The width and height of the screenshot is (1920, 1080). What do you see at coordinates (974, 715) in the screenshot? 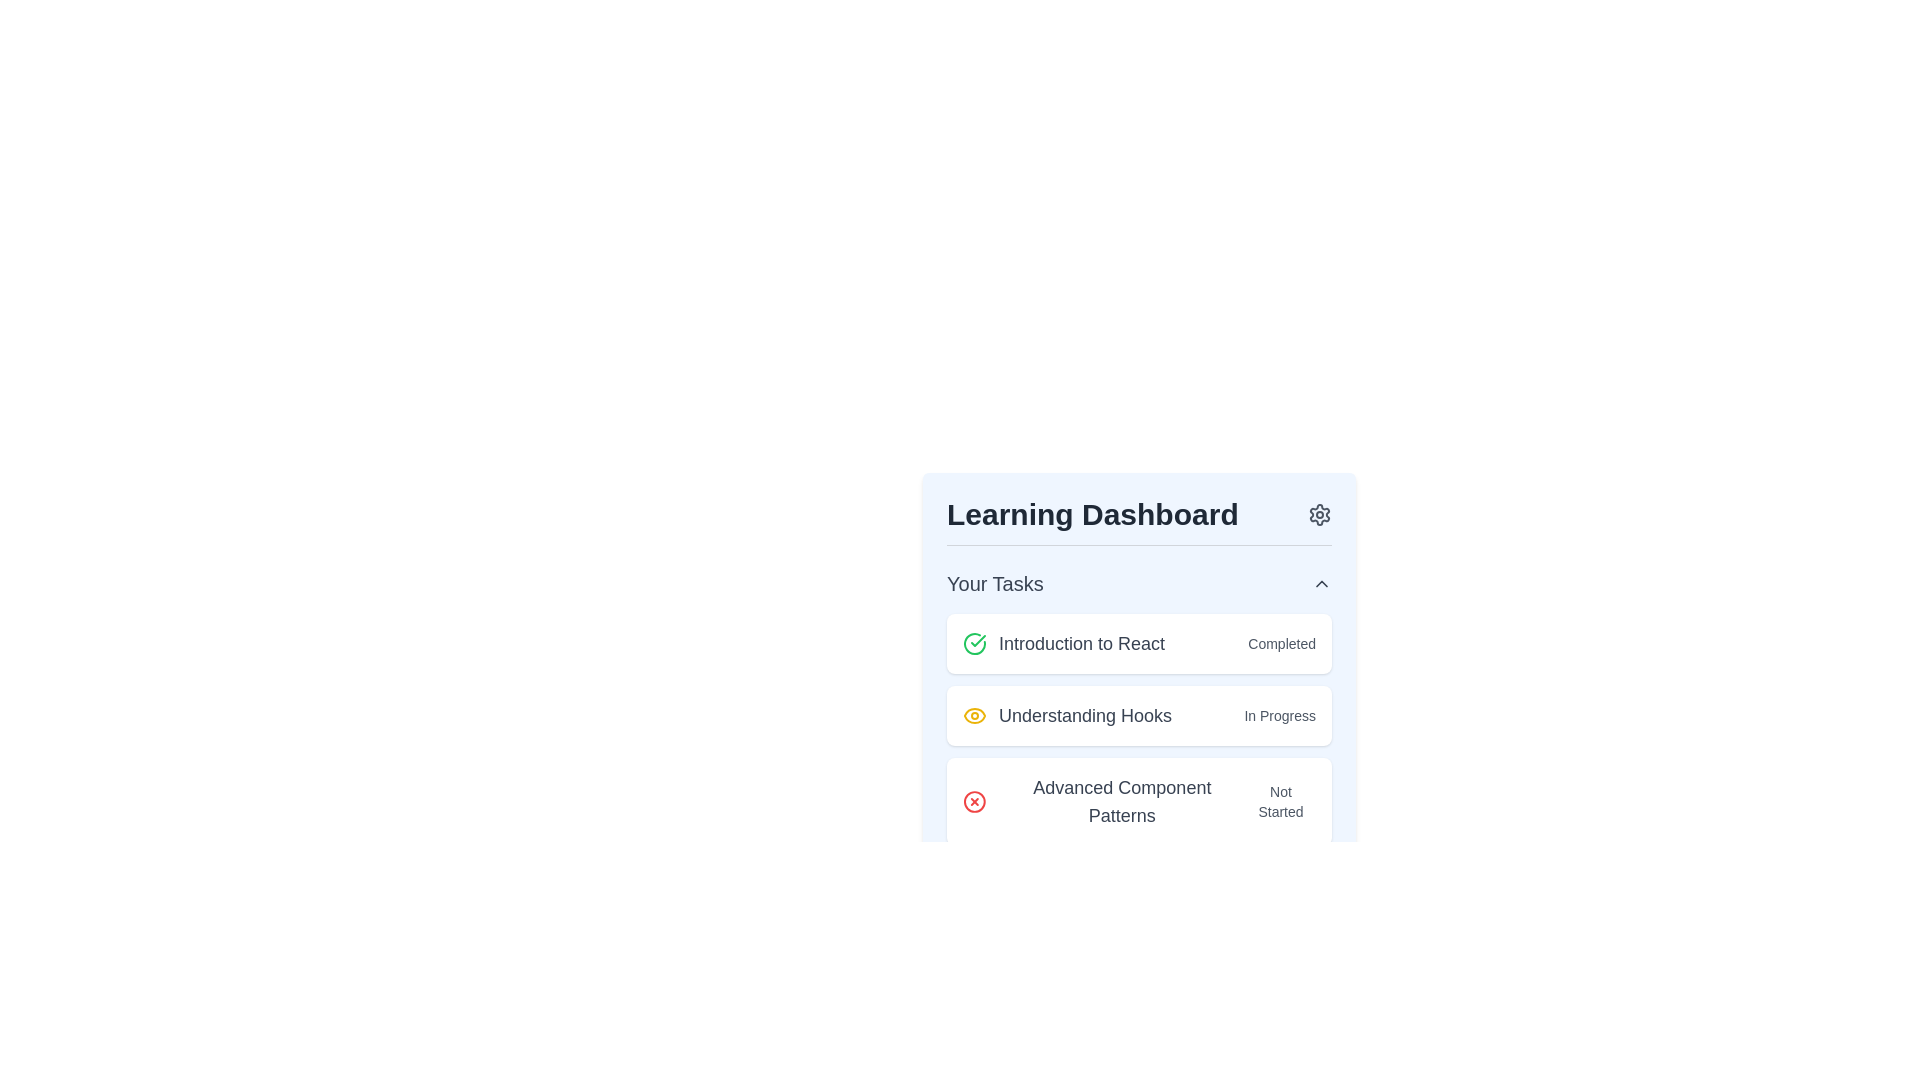
I see `the stylized eye icon with a yellow outline located to the left of the 'Understanding Hooks' label in the 'Your Tasks' section of the Learning Dashboard` at bounding box center [974, 715].